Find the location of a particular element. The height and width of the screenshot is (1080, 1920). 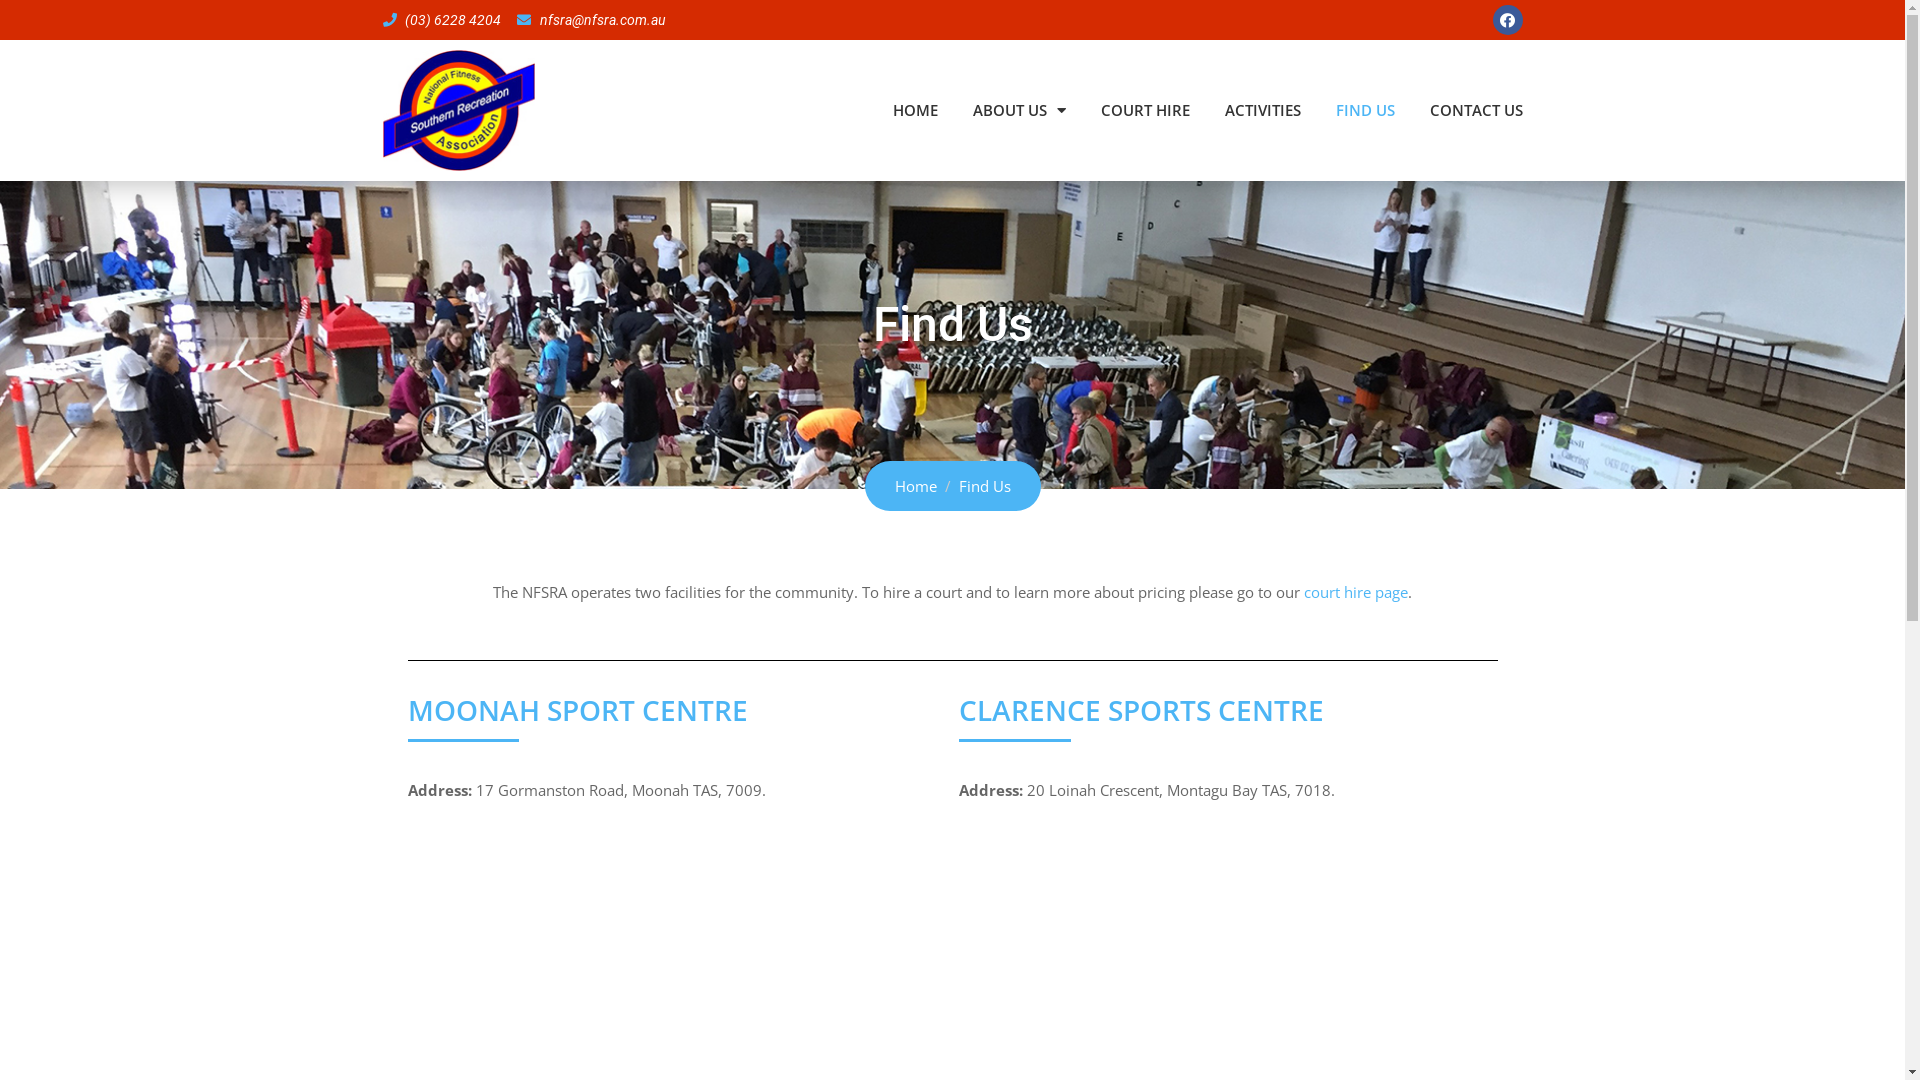

'COURT HIRE' is located at coordinates (1098, 110).